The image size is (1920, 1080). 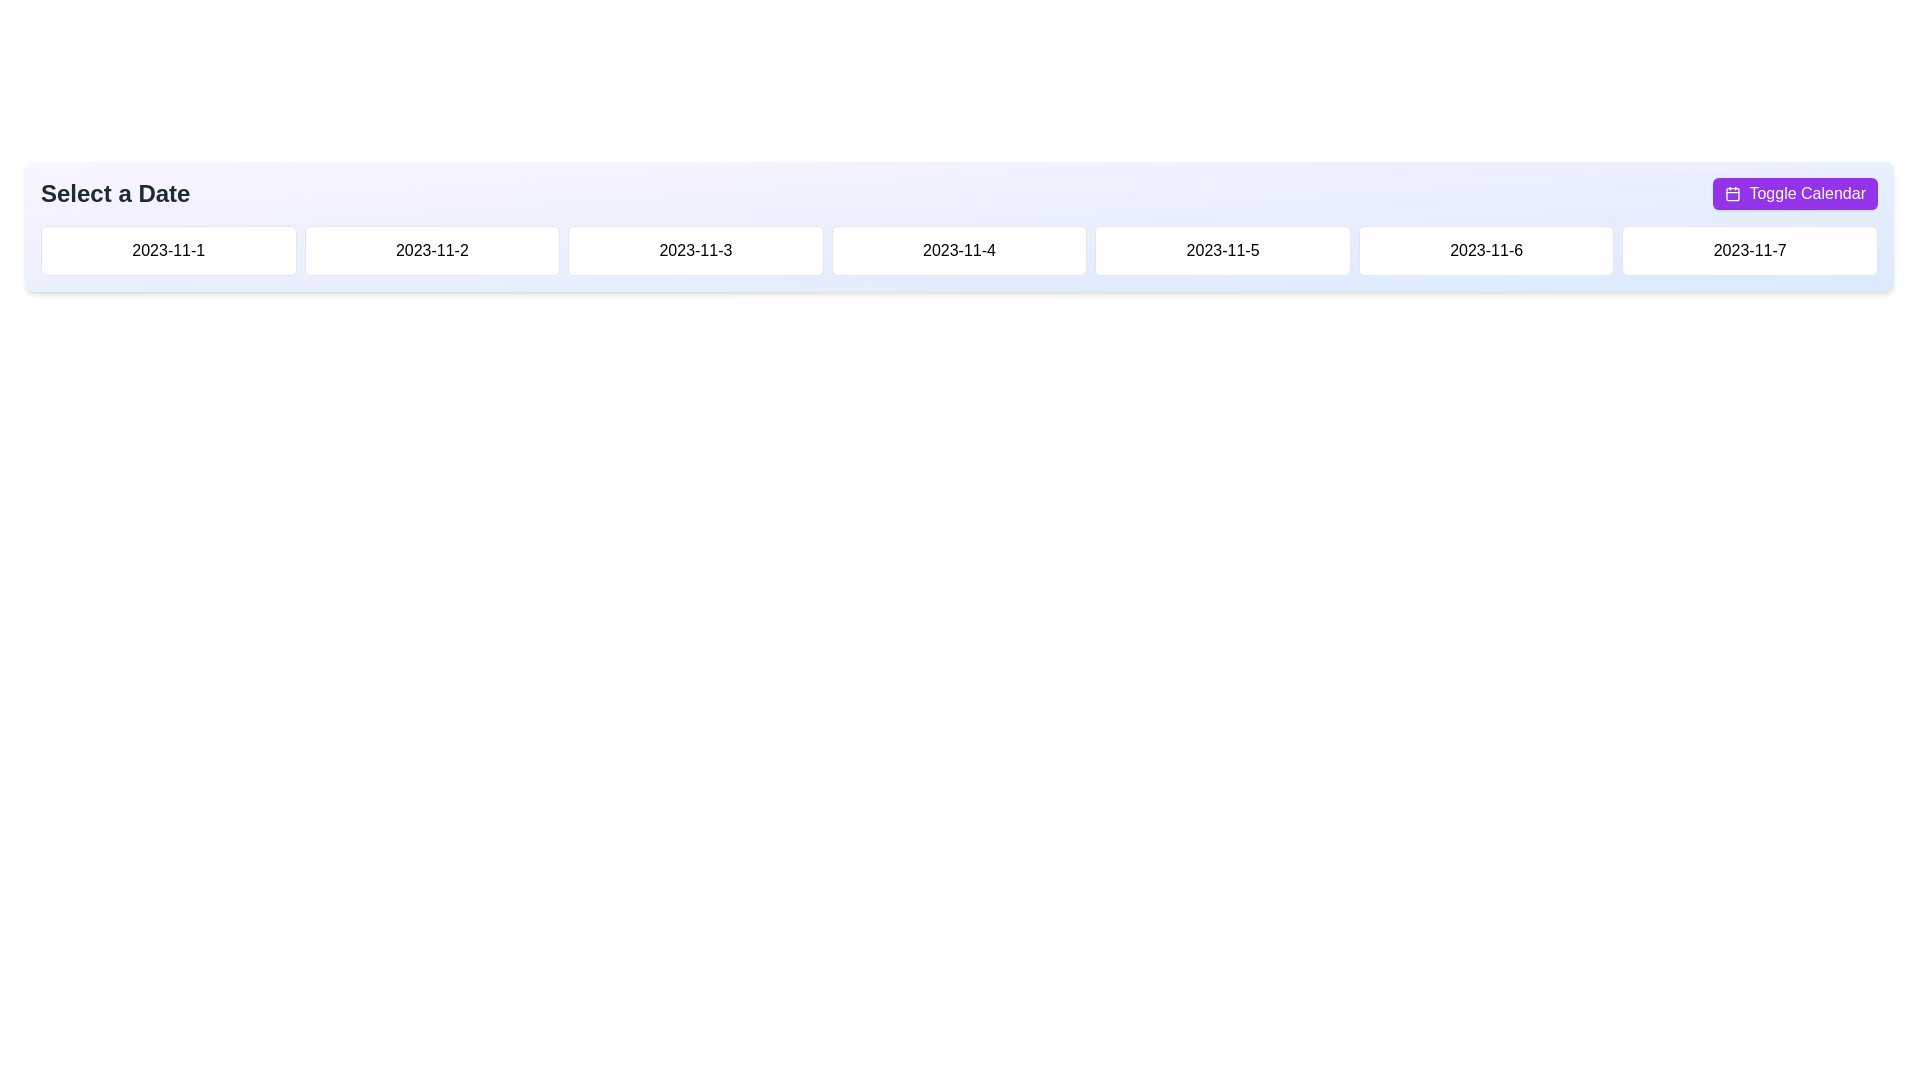 I want to click on the button displaying the date '2023-11-7', so click(x=1749, y=249).